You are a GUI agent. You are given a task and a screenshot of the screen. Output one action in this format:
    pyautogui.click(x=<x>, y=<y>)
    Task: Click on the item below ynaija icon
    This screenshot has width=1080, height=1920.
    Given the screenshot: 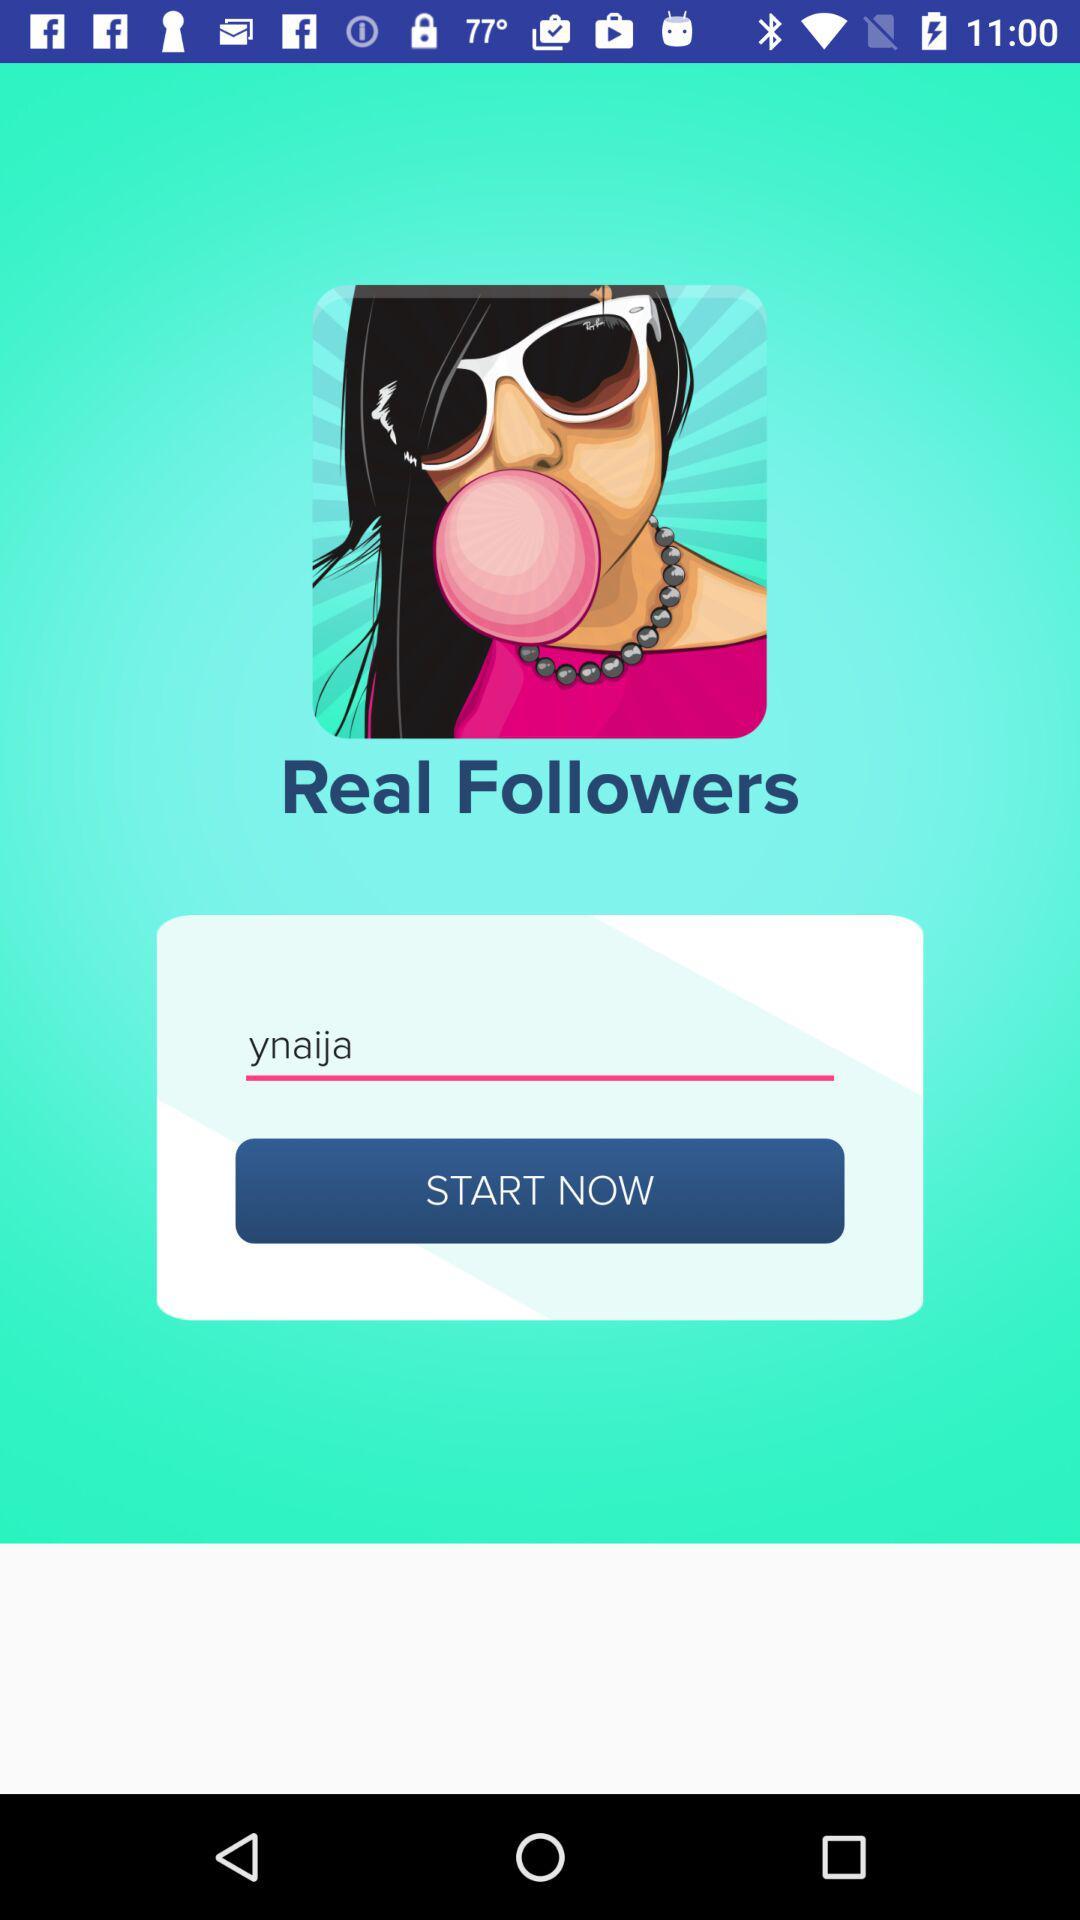 What is the action you would take?
    pyautogui.click(x=540, y=1190)
    